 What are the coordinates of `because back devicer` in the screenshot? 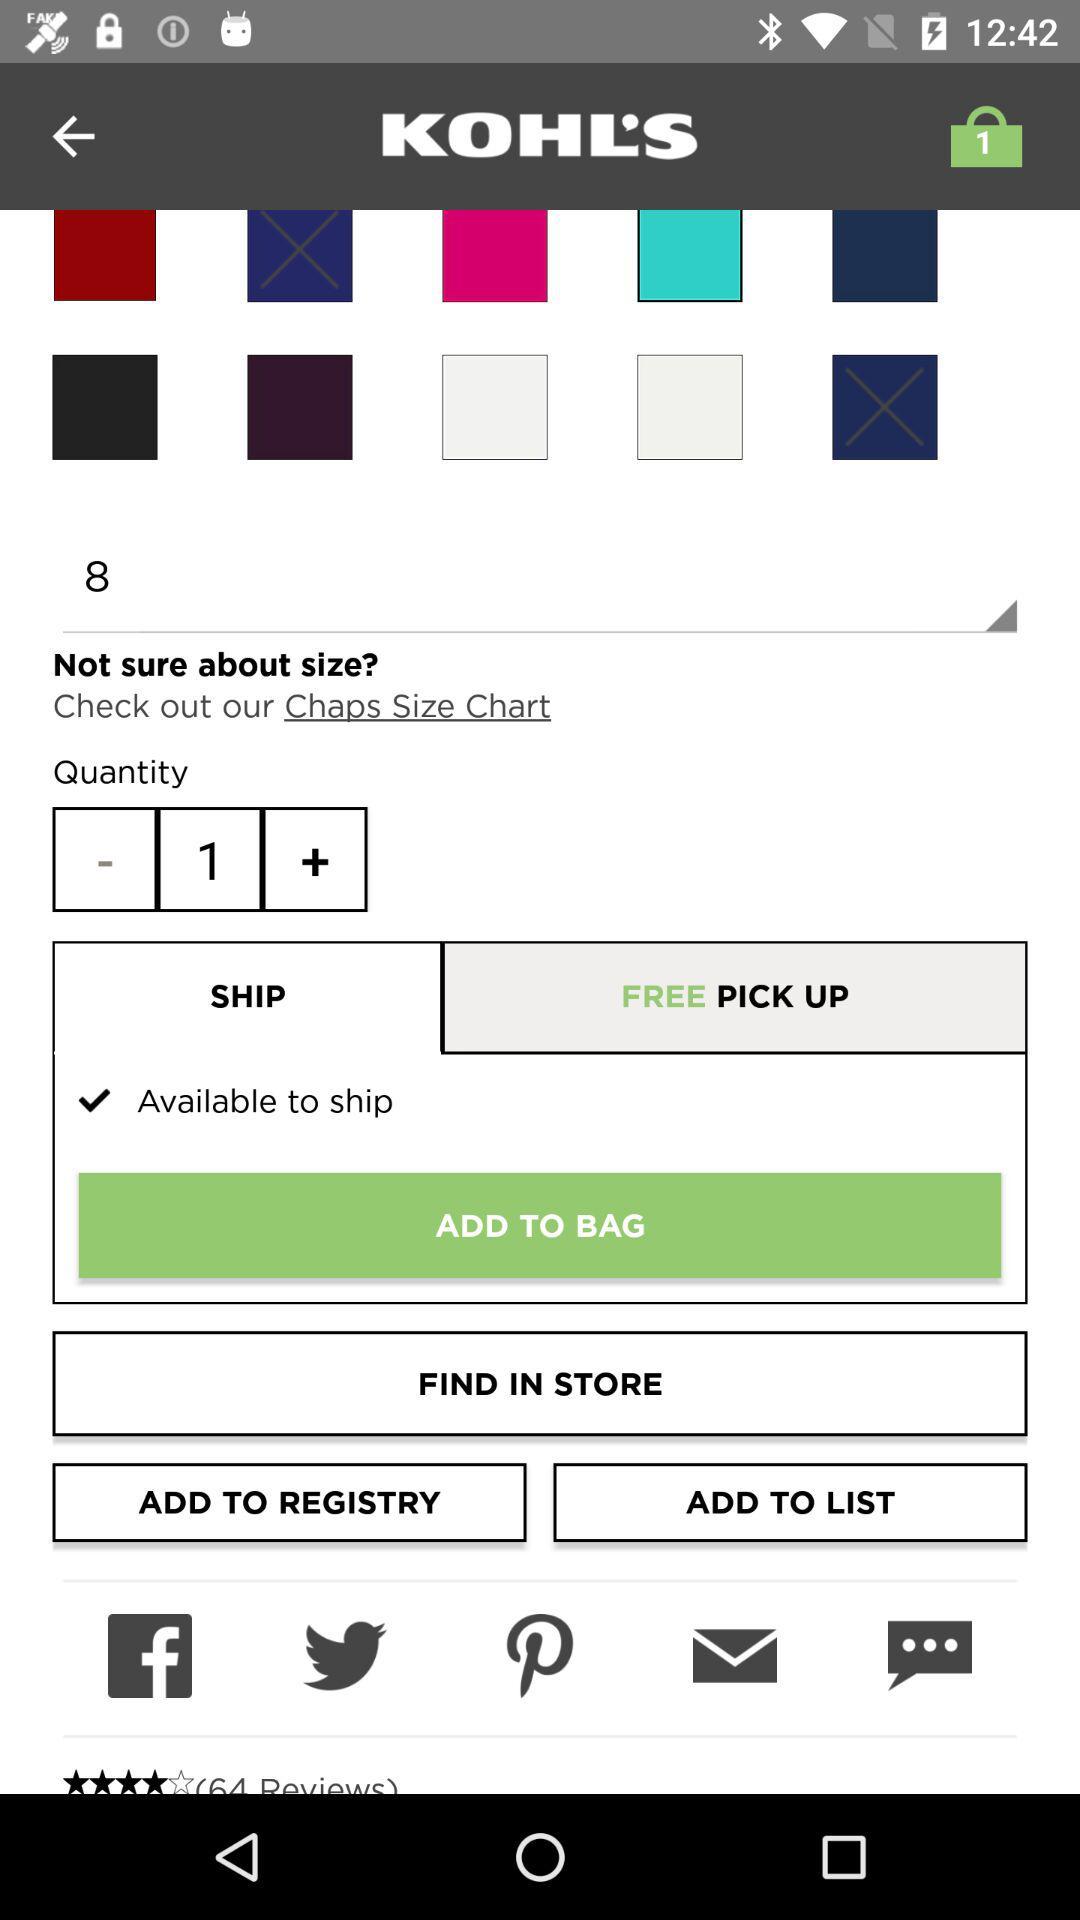 It's located at (689, 406).